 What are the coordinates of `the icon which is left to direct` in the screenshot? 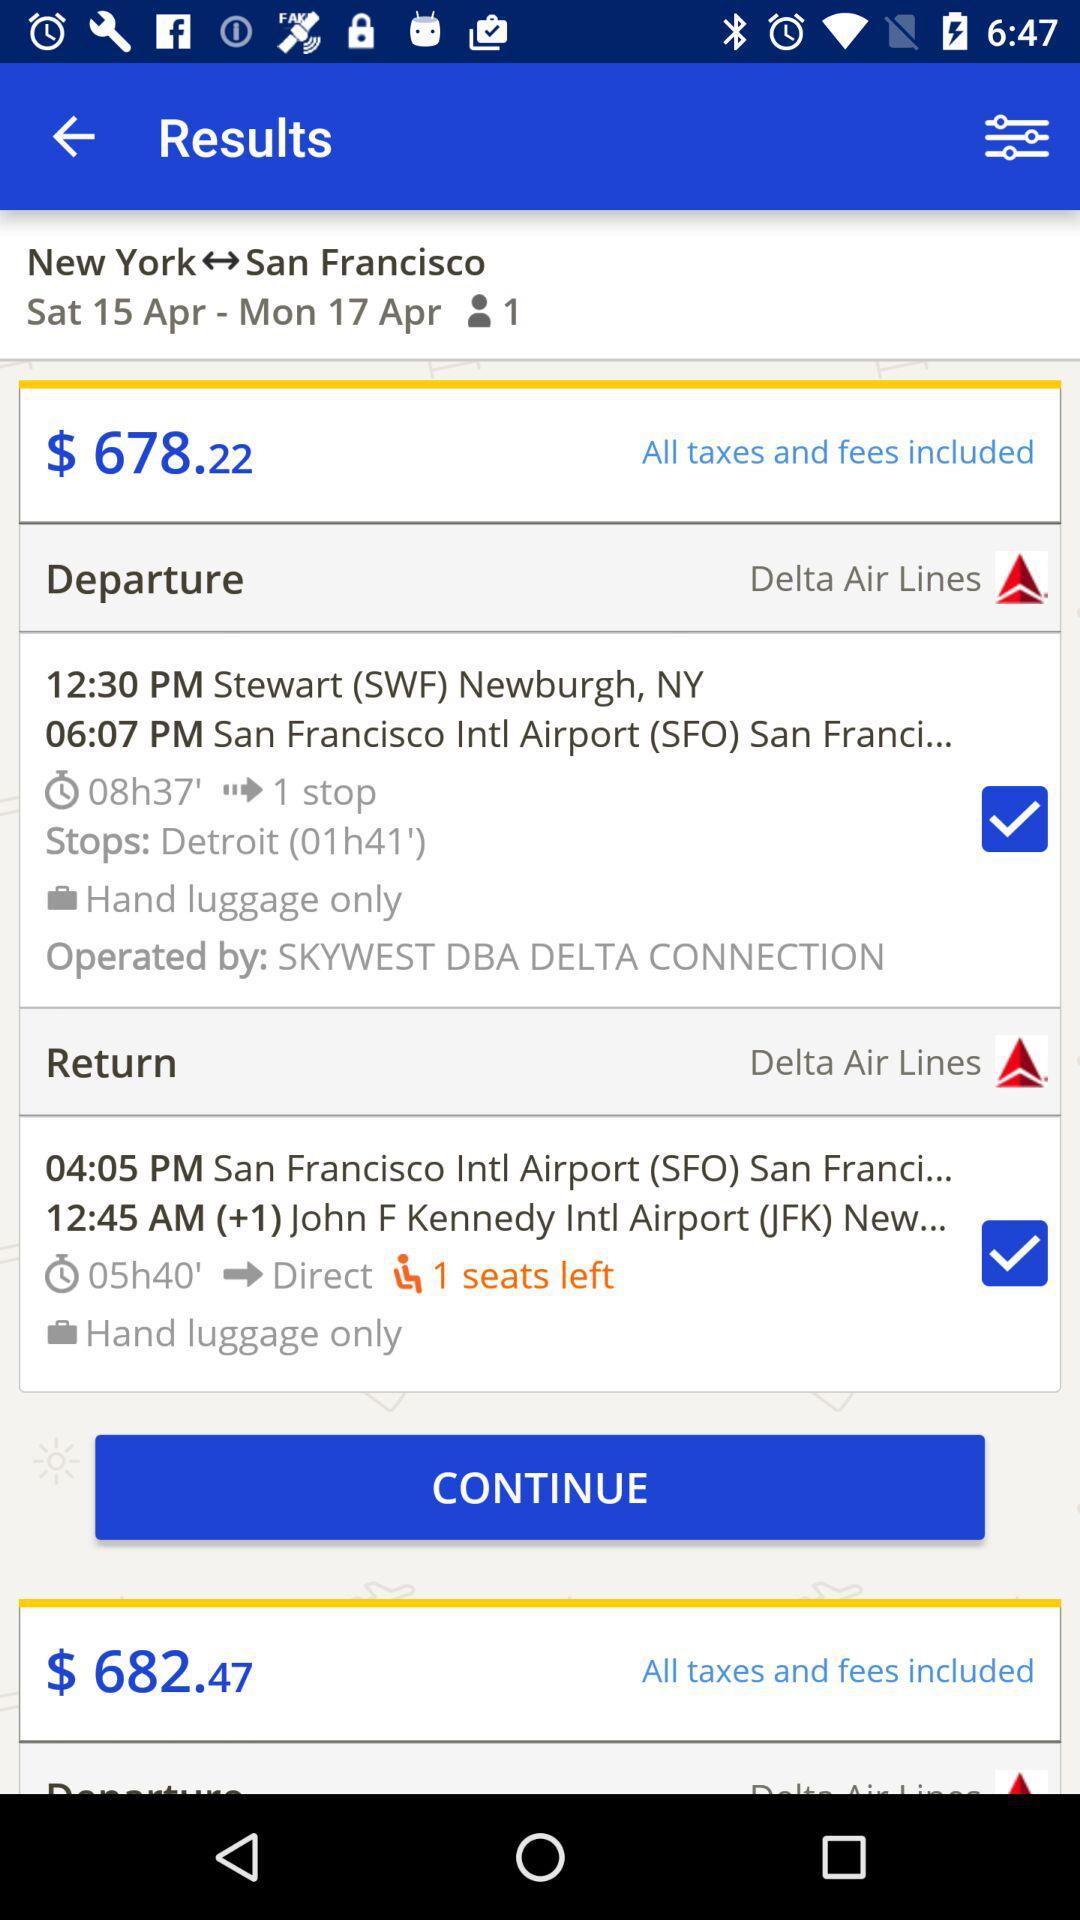 It's located at (242, 1272).